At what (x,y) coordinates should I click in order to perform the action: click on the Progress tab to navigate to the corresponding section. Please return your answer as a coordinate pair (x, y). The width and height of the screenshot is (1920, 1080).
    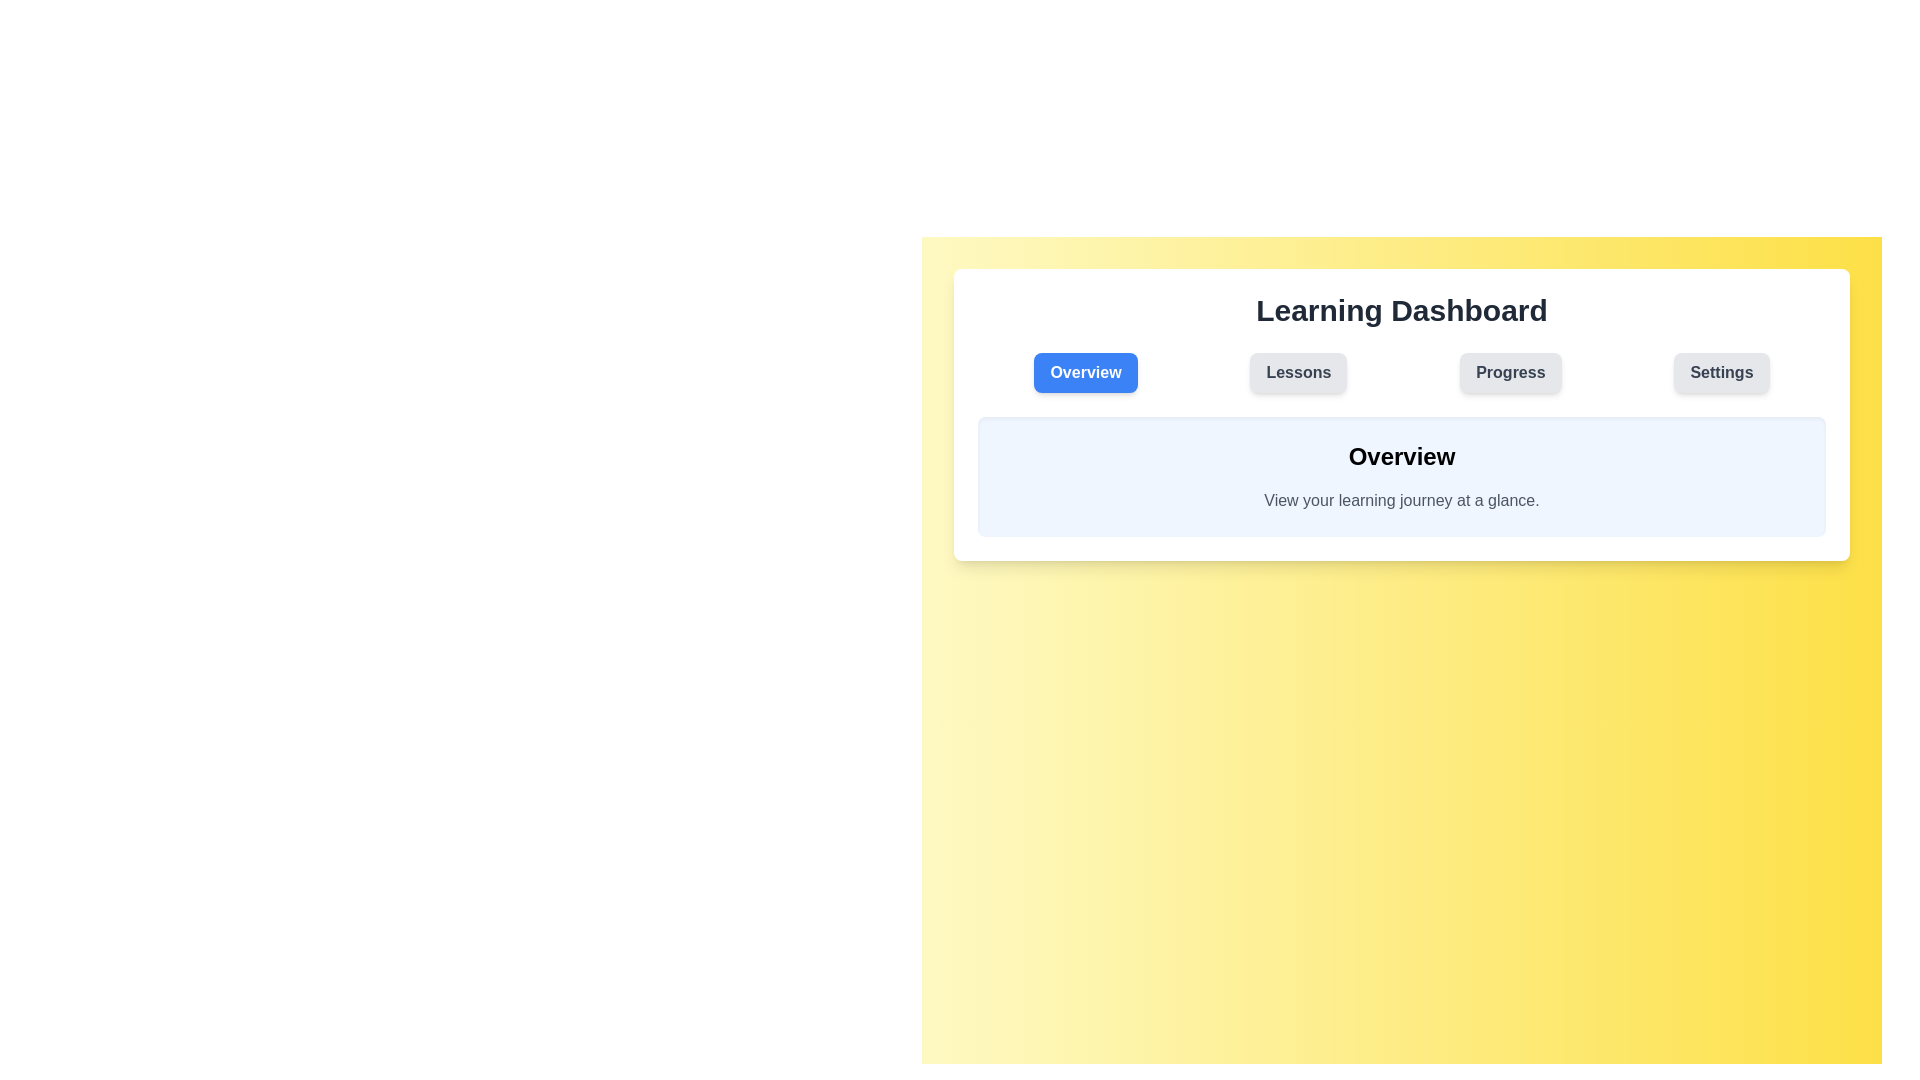
    Looking at the image, I should click on (1510, 373).